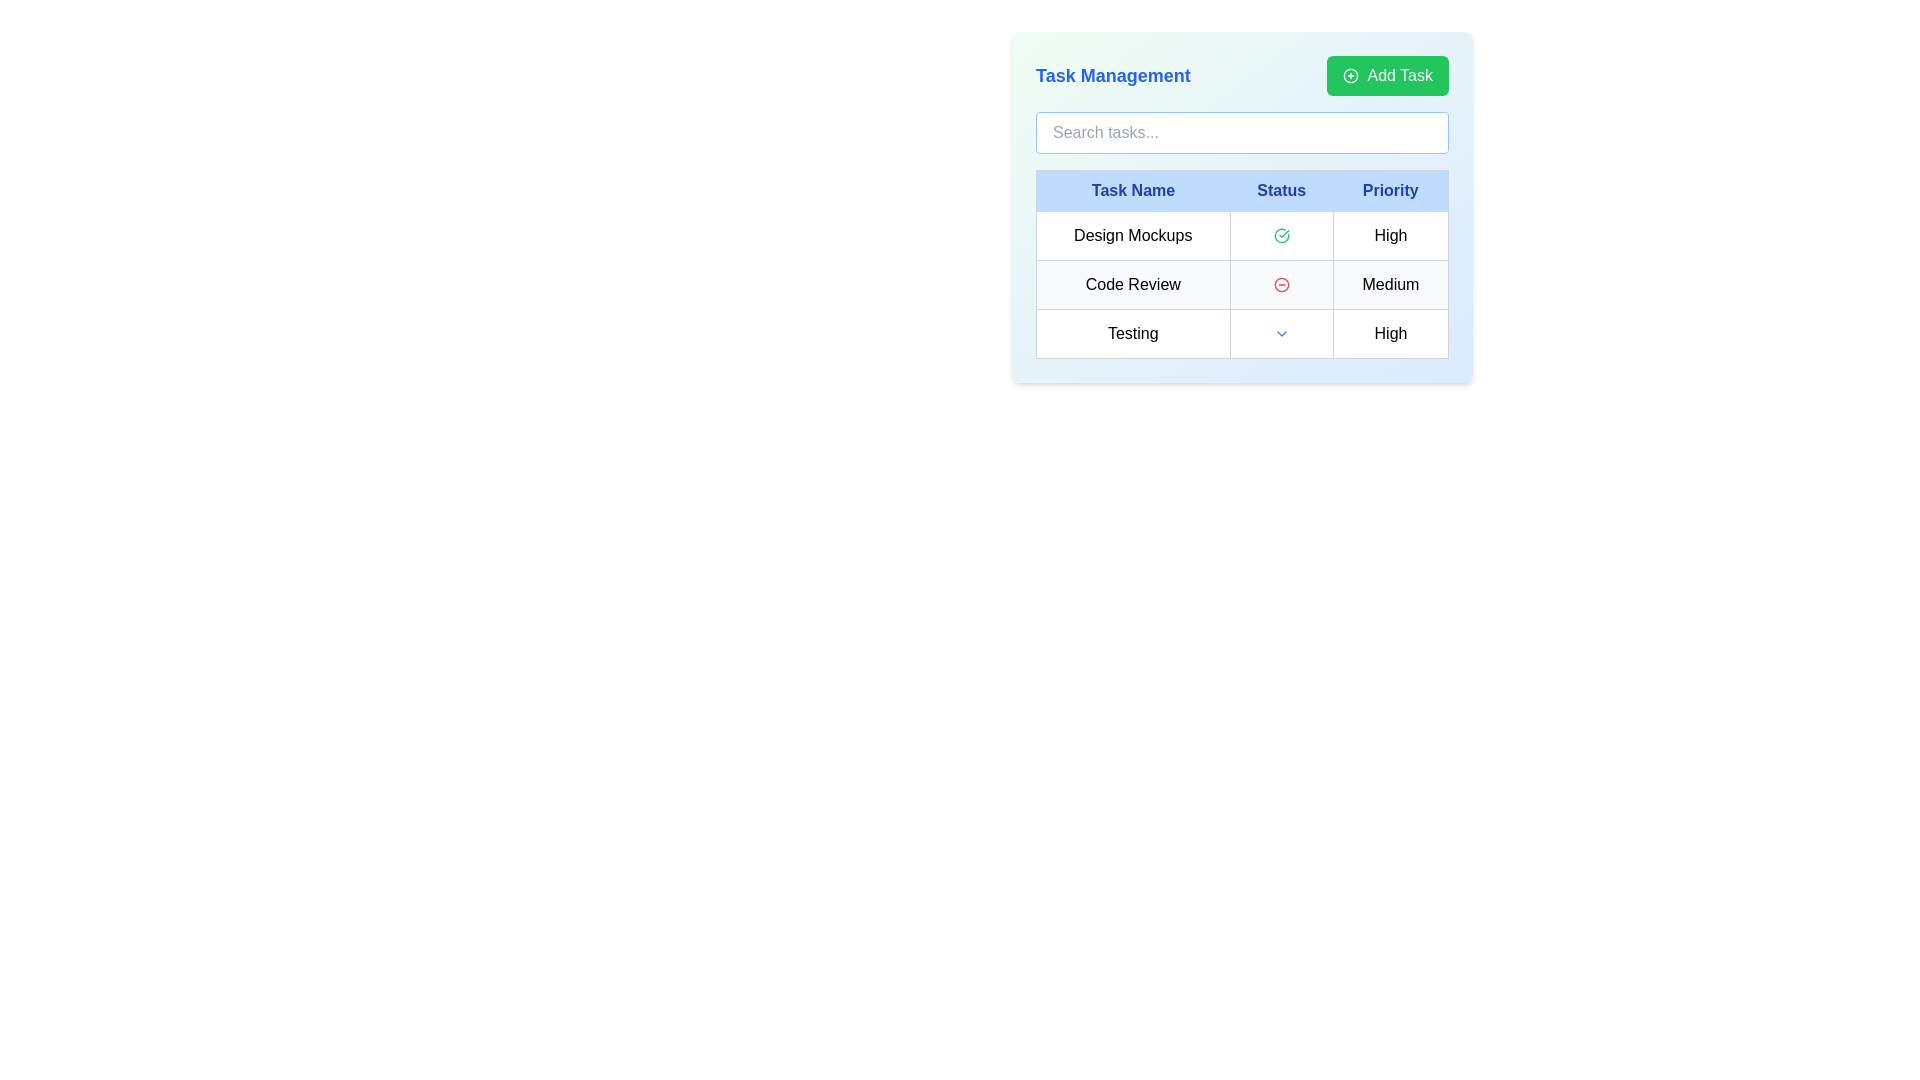 This screenshot has height=1080, width=1920. I want to click on the first column header of the table, which indicates that the column beneath it contains task names, so click(1133, 191).